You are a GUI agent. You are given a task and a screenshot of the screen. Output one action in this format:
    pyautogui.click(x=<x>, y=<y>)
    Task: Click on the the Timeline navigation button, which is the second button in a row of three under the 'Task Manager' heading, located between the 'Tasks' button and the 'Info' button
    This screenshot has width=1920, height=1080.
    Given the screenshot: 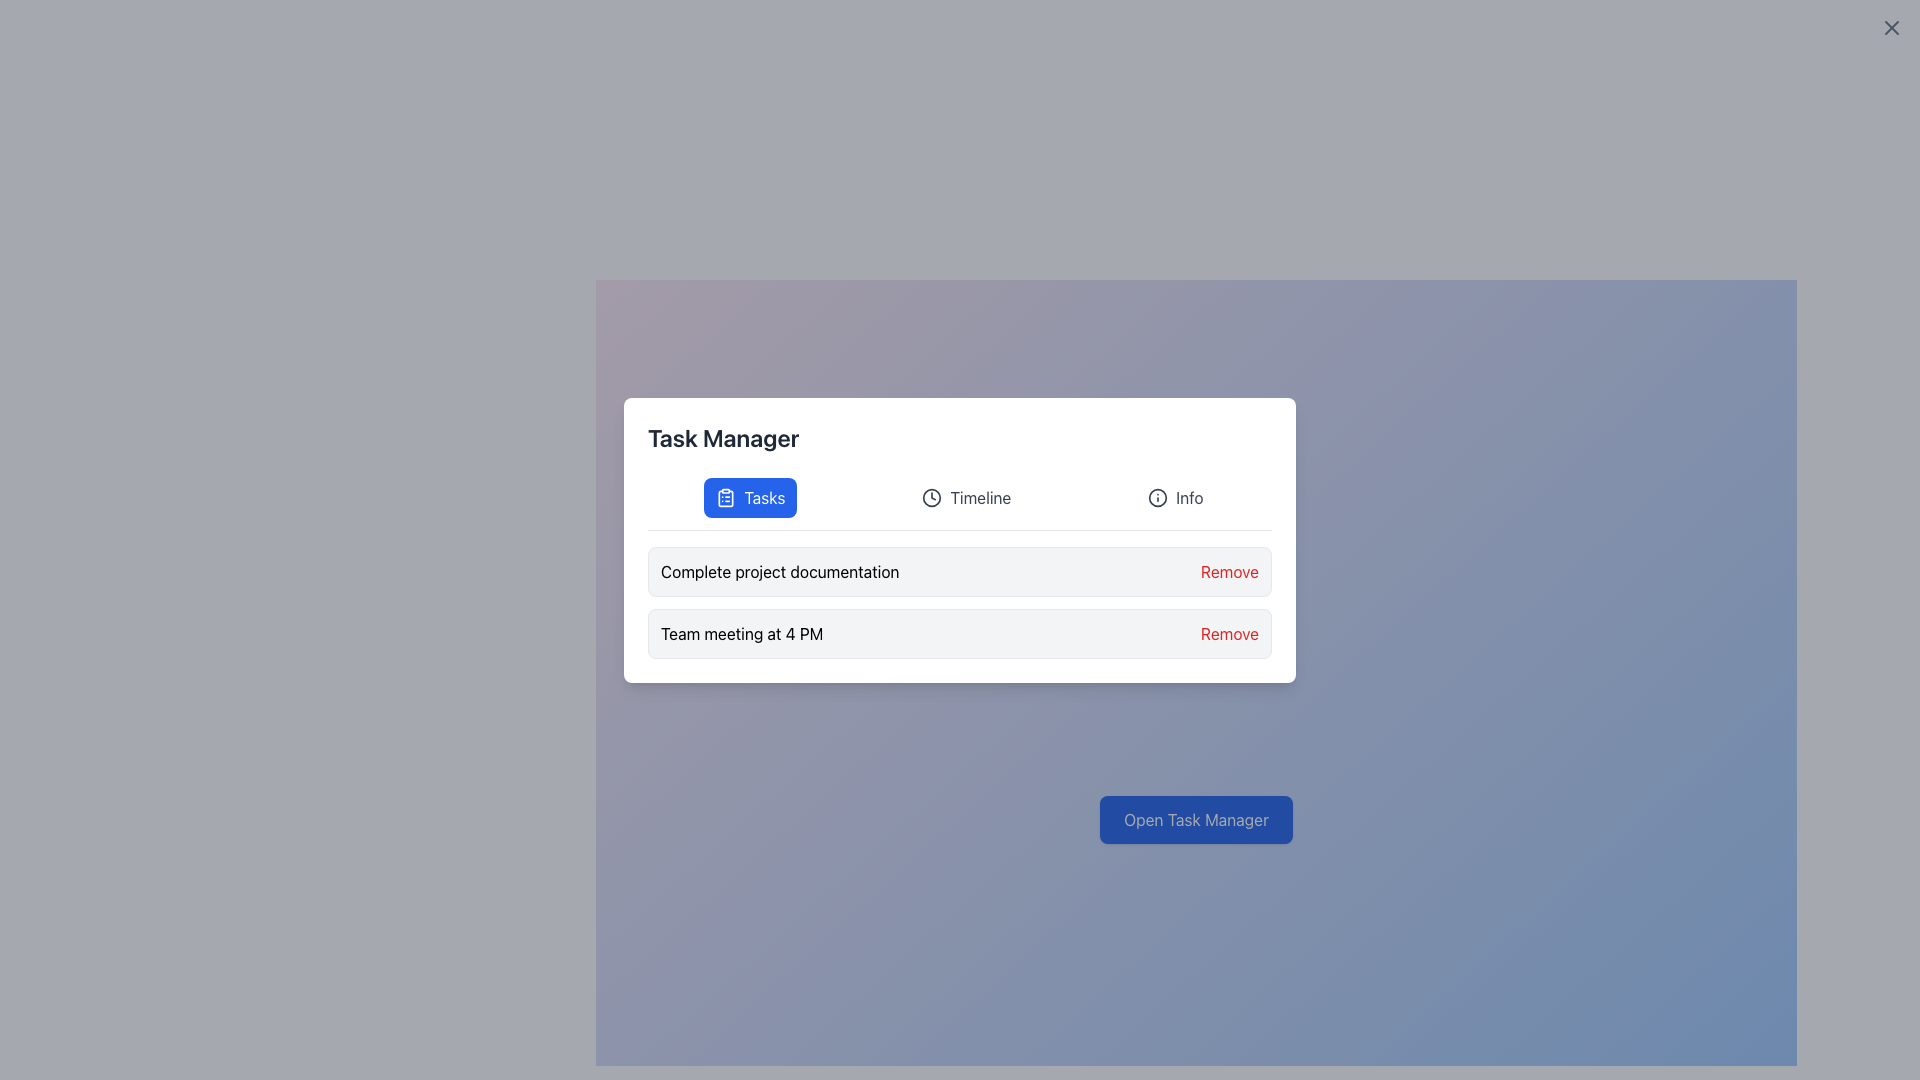 What is the action you would take?
    pyautogui.click(x=966, y=496)
    